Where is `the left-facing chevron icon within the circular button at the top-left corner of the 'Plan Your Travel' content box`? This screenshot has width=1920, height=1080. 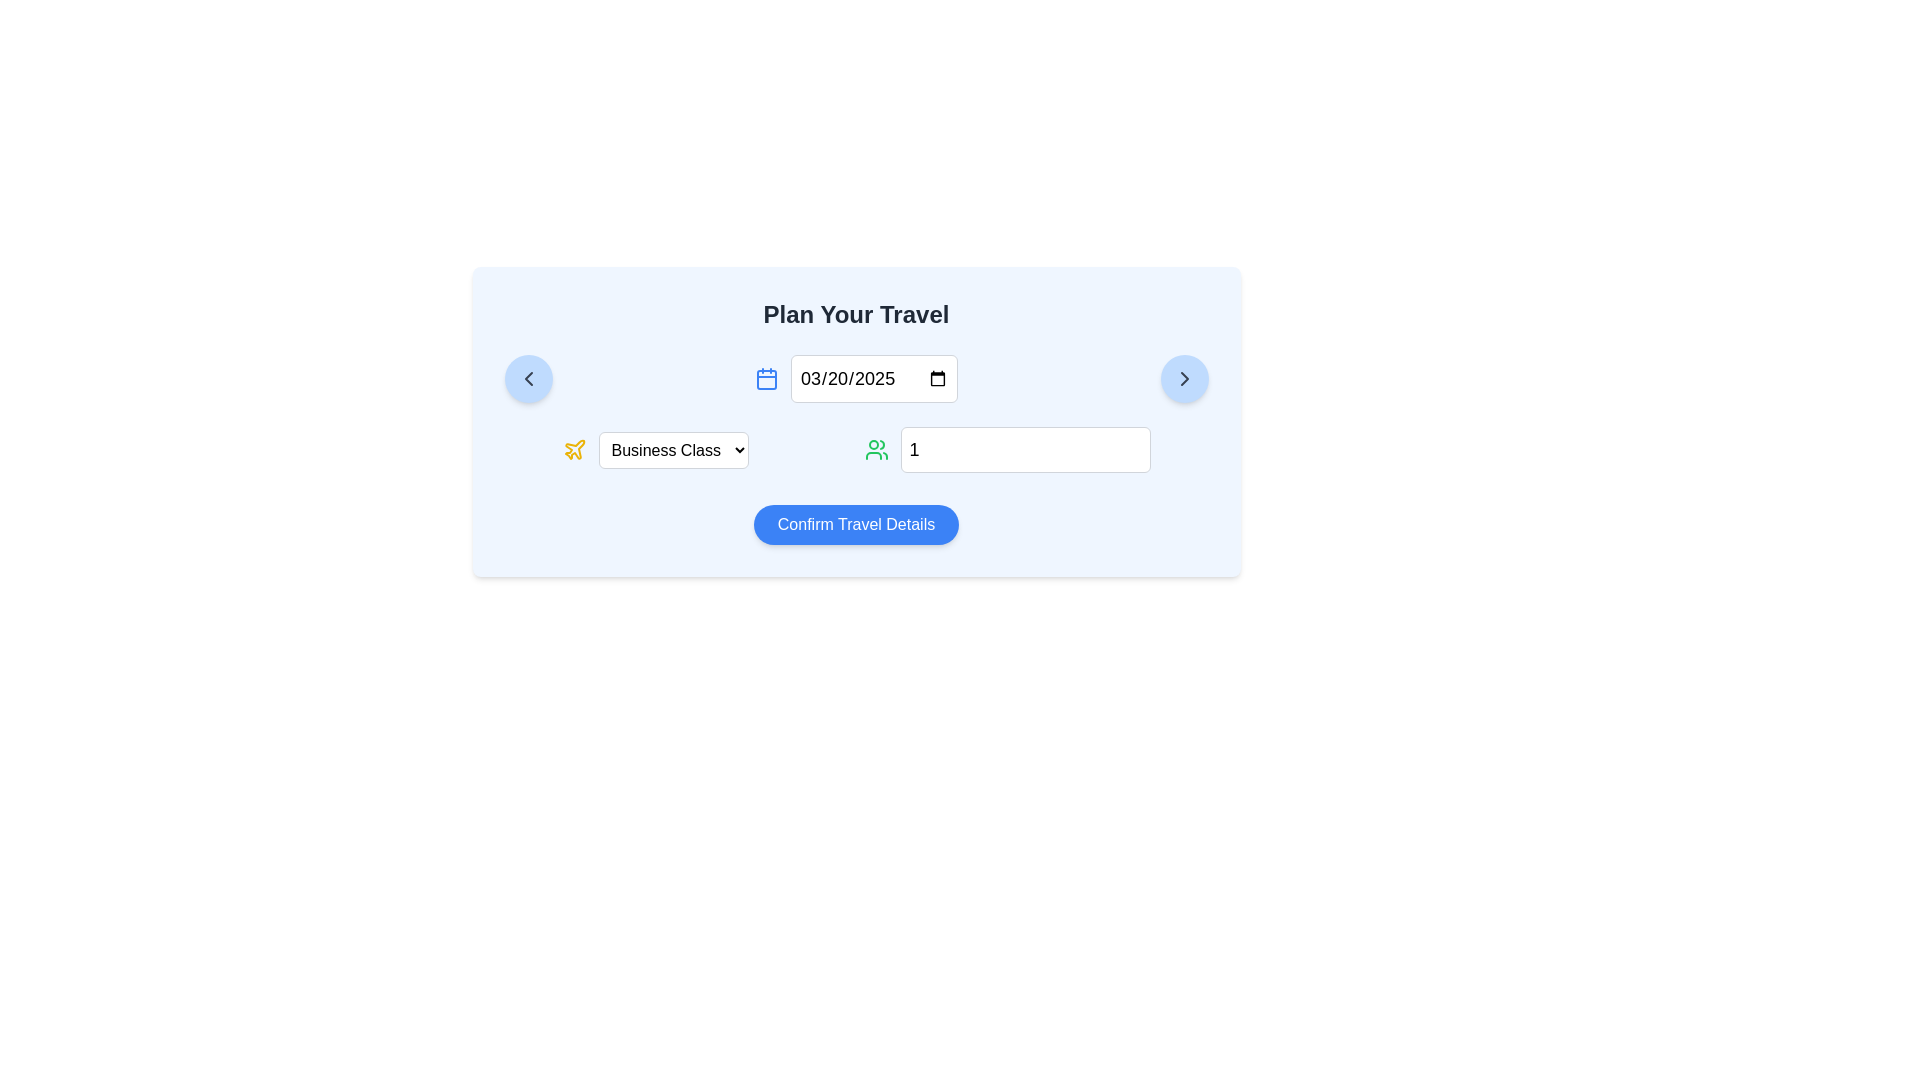
the left-facing chevron icon within the circular button at the top-left corner of the 'Plan Your Travel' content box is located at coordinates (528, 378).